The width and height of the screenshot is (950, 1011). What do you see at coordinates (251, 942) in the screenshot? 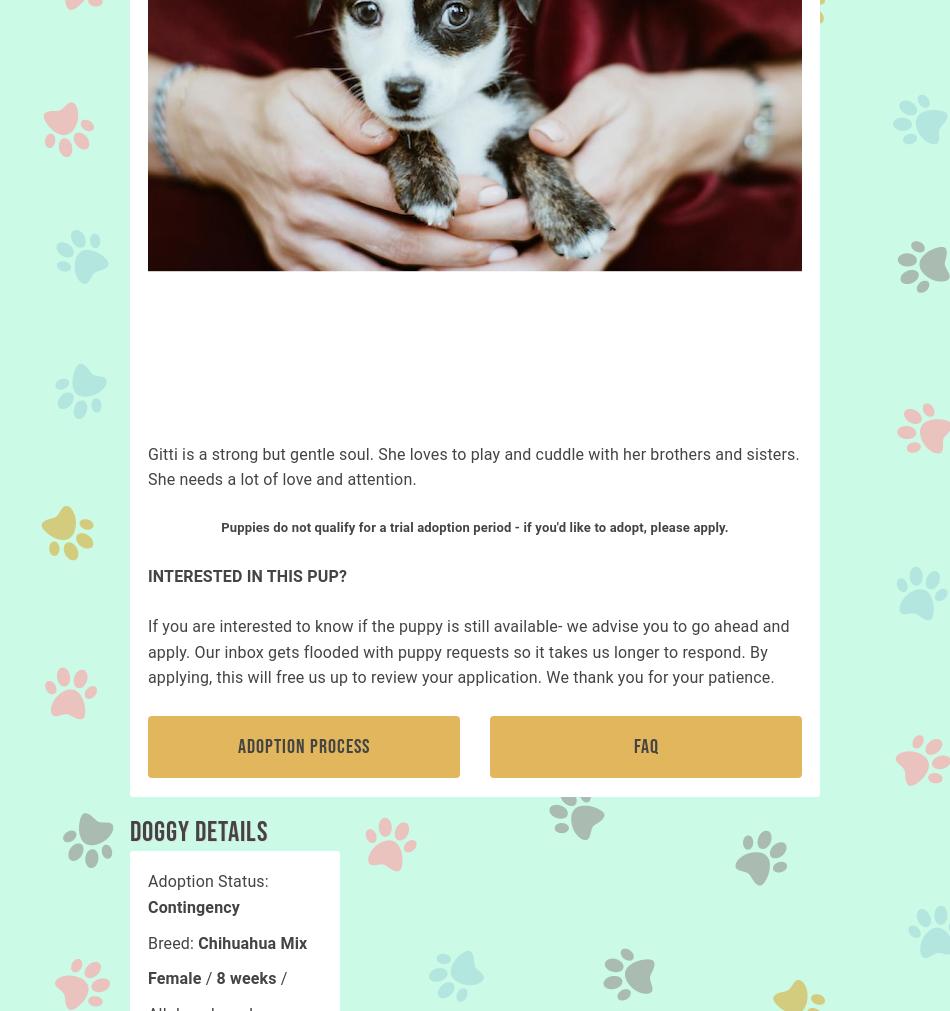
I see `'Chihuahua Mix'` at bounding box center [251, 942].